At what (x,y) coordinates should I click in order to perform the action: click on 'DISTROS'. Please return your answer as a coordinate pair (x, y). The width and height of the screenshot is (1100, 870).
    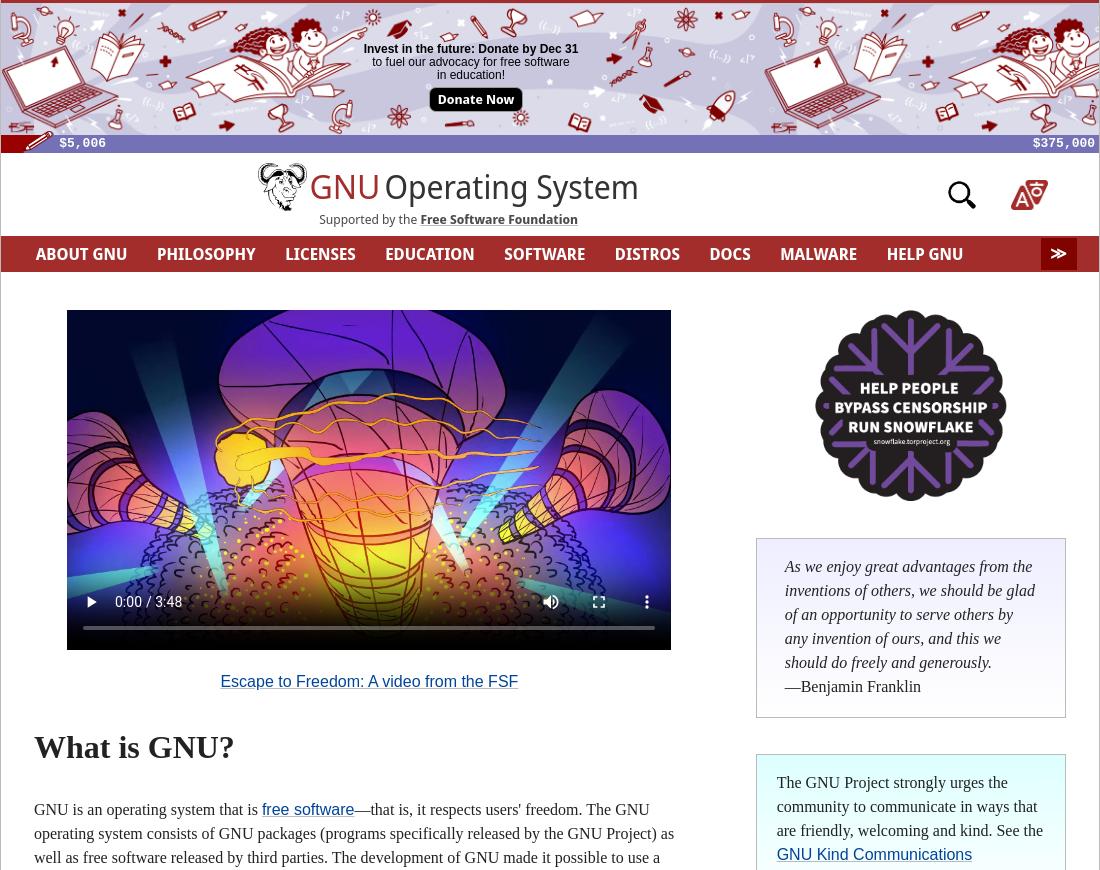
    Looking at the image, I should click on (646, 254).